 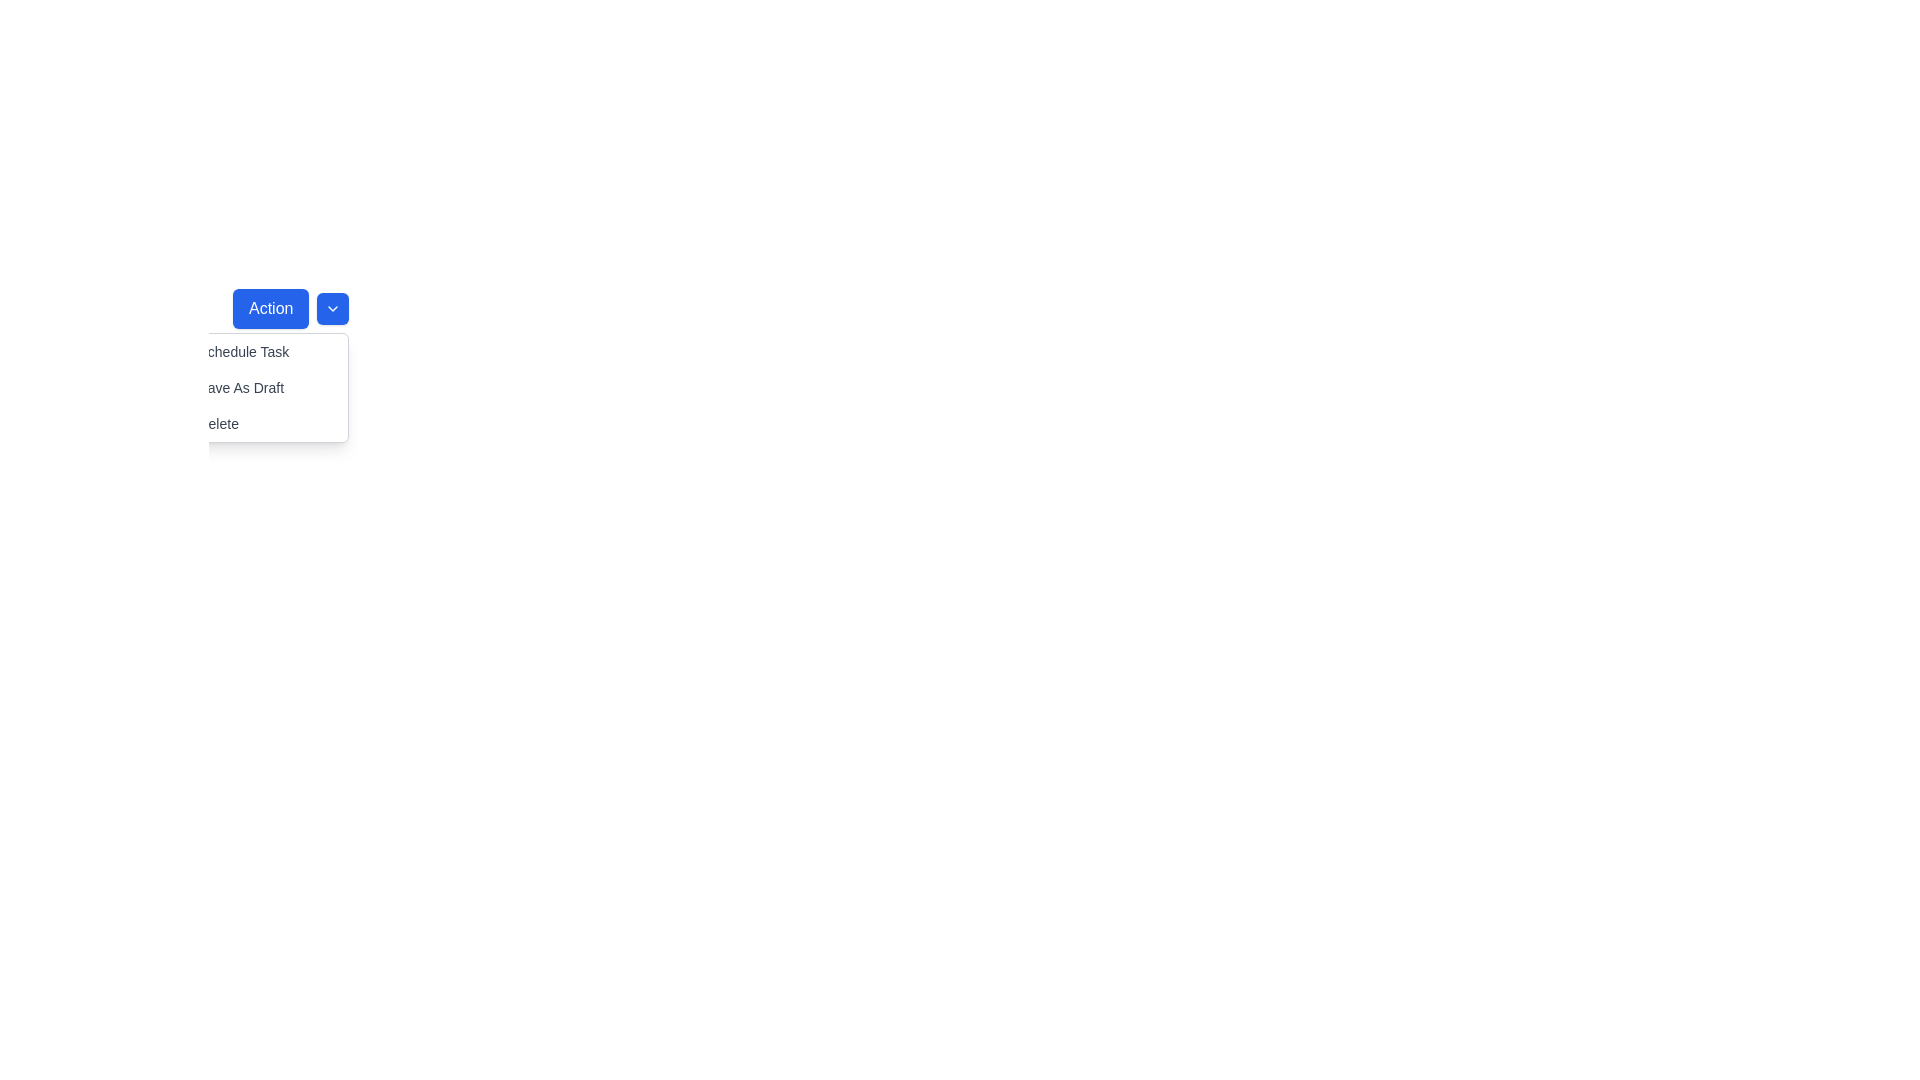 I want to click on the downward-pointing chevron icon, which is located on the right side of the 'Action' button with a blue background, so click(x=333, y=308).